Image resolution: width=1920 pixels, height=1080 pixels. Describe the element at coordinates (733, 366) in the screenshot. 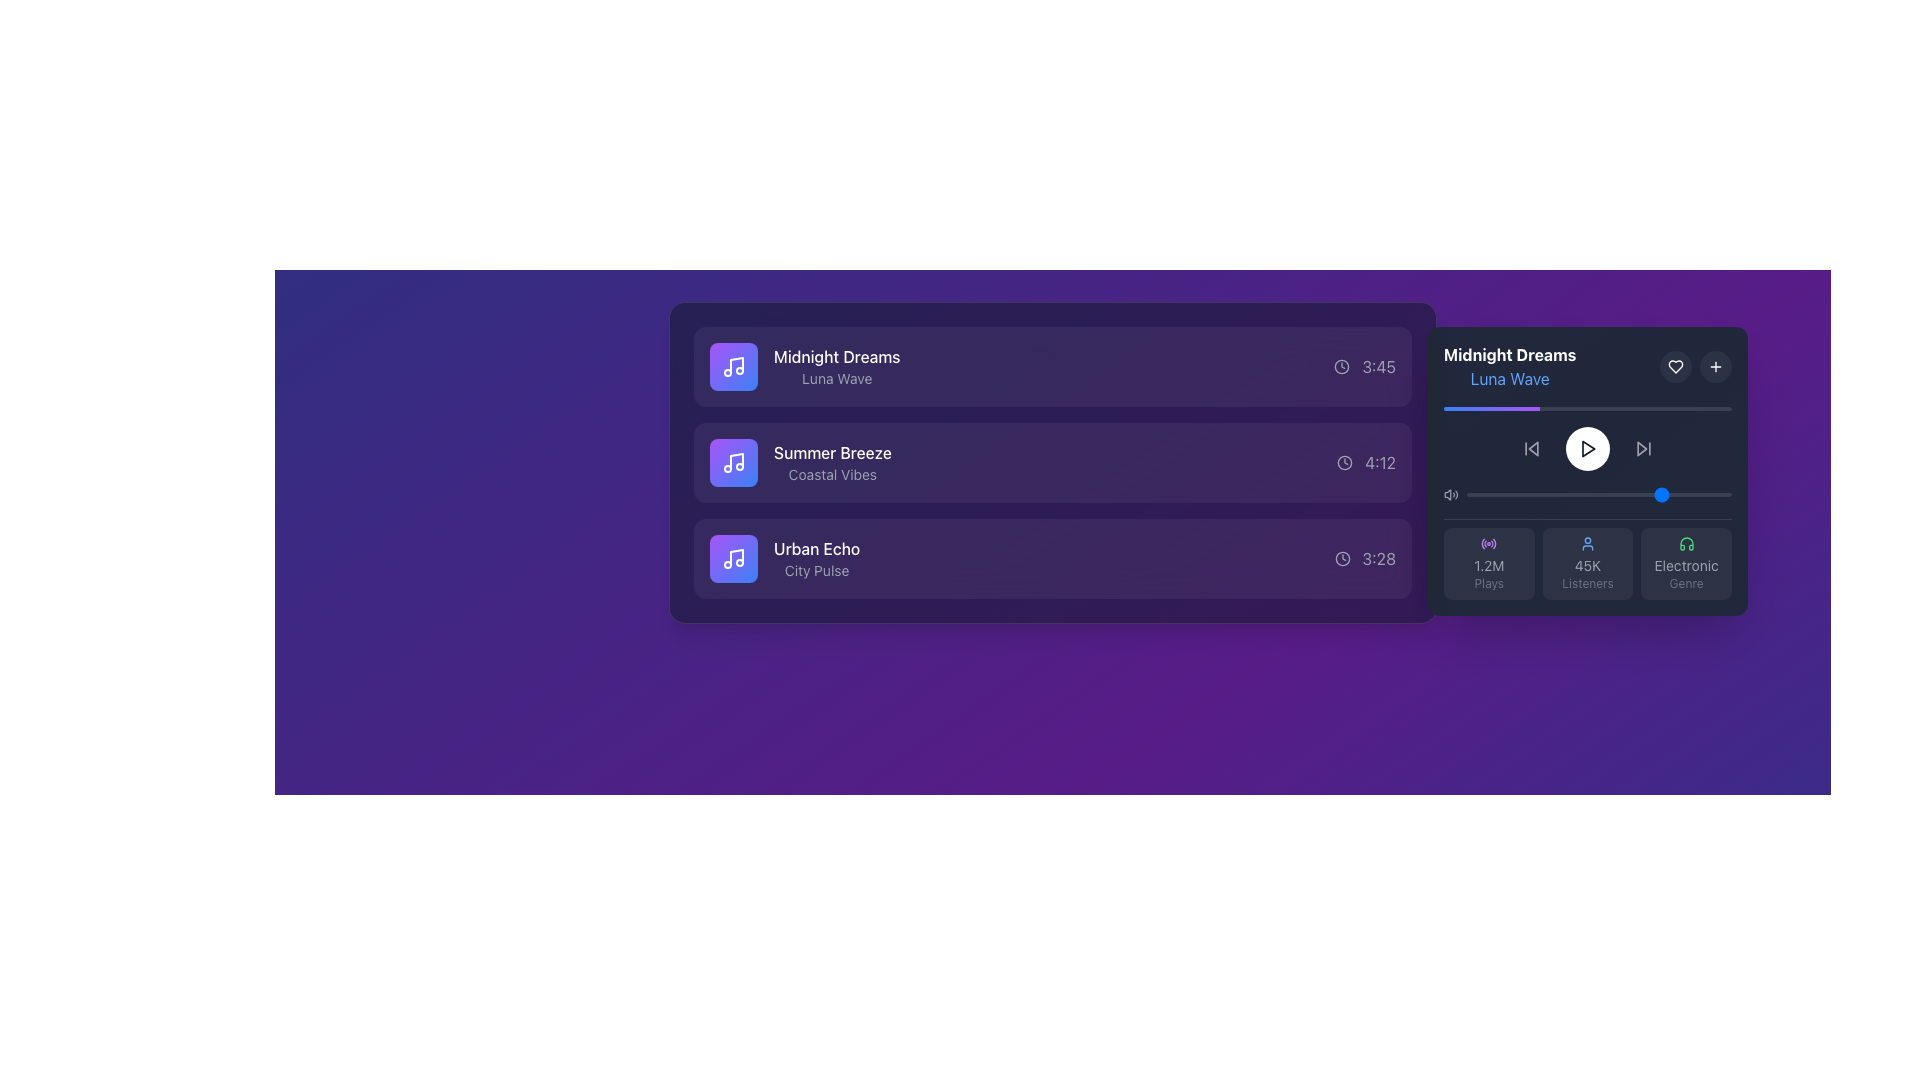

I see `the music note icon, which is styled in white and located within a purple-to-blue gradient circular background` at that location.